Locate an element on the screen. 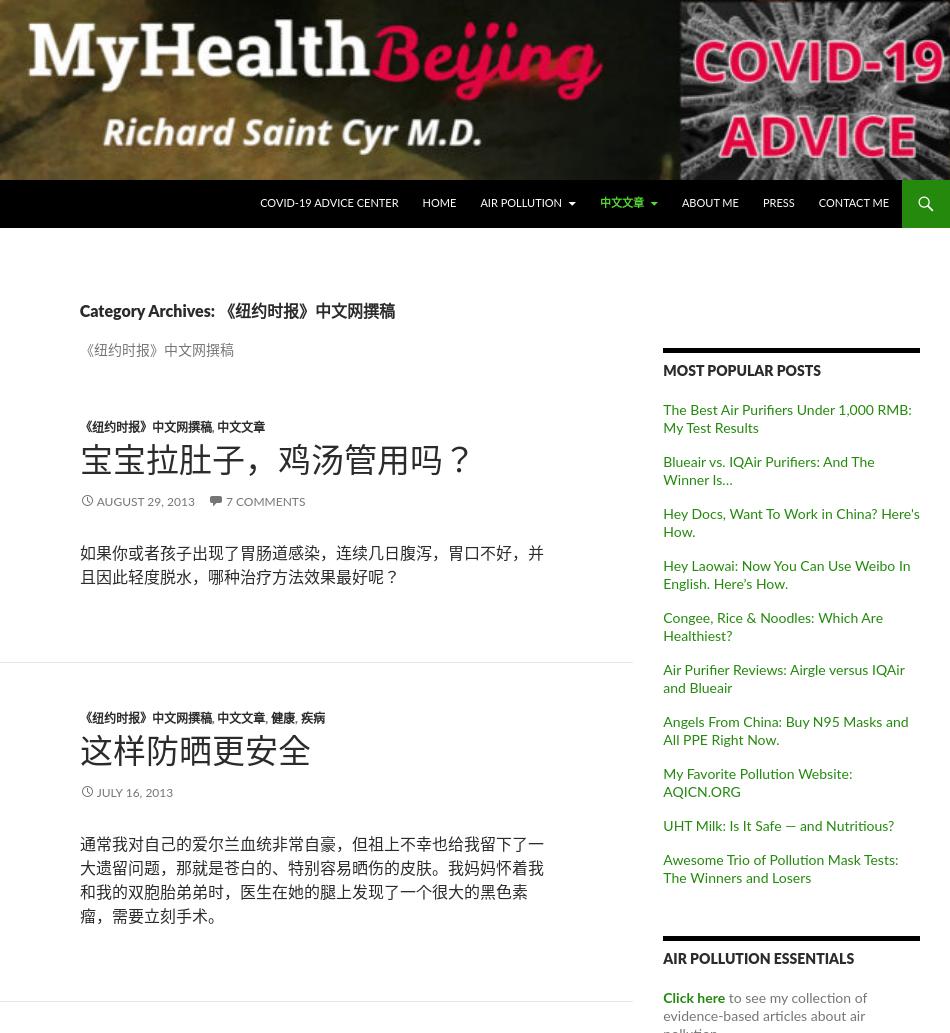  'July 16, 2013' is located at coordinates (134, 792).